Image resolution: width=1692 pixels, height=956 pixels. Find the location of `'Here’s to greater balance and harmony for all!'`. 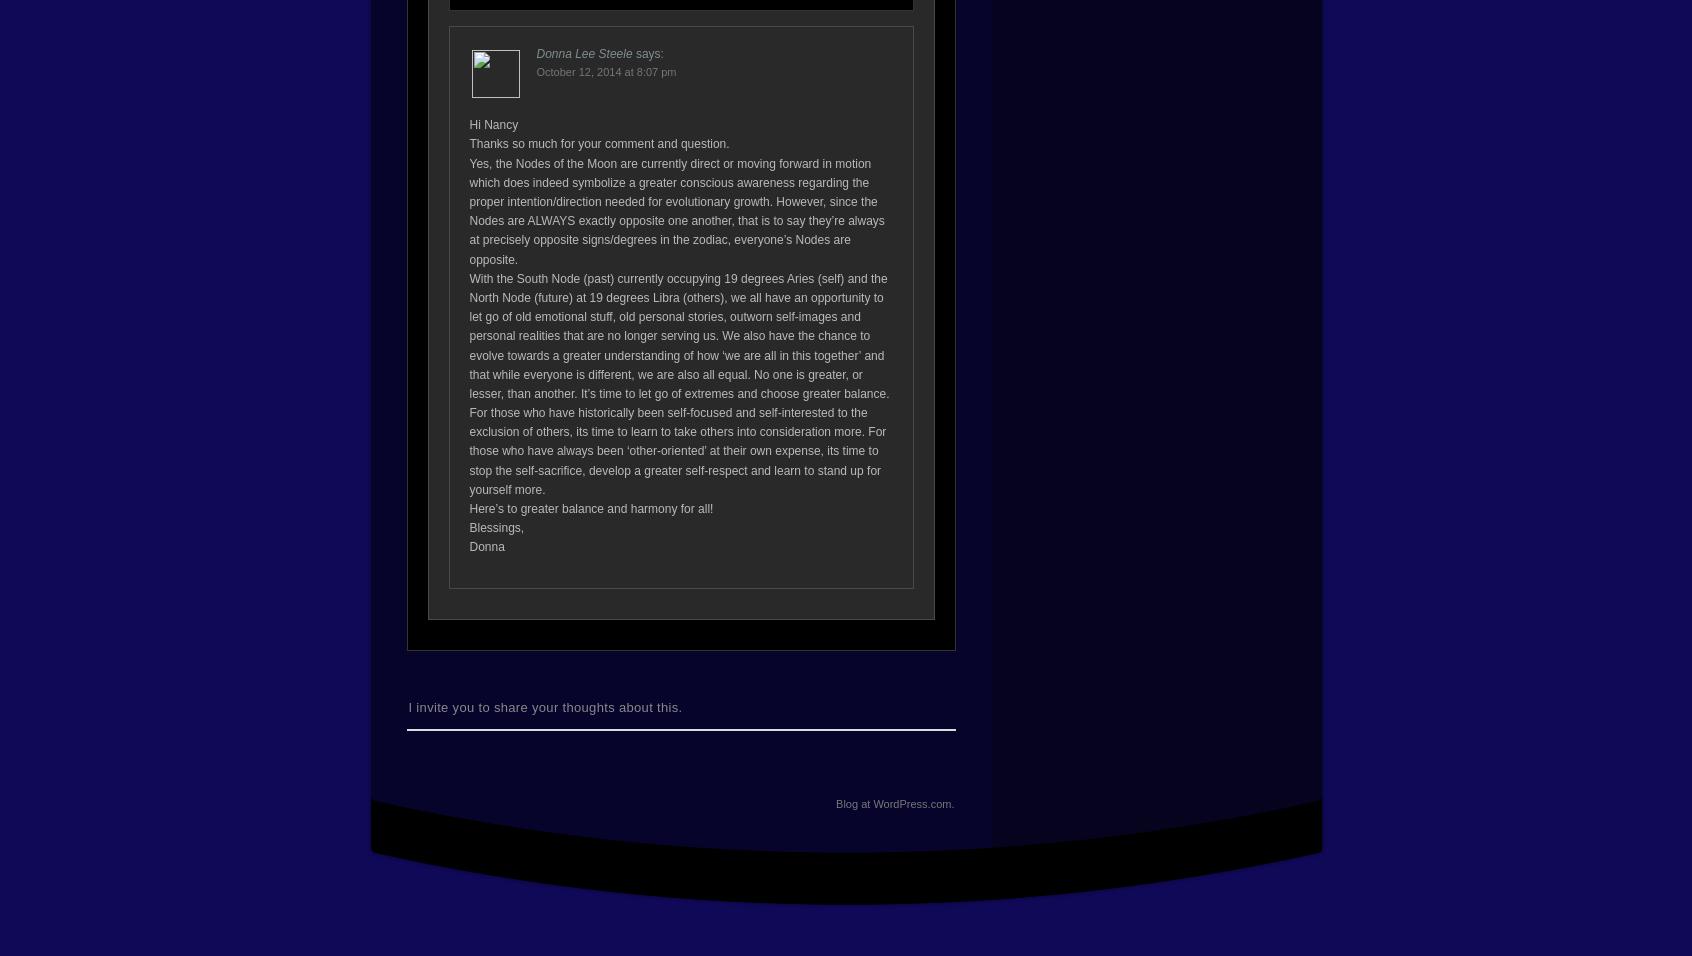

'Here’s to greater balance and harmony for all!' is located at coordinates (590, 507).